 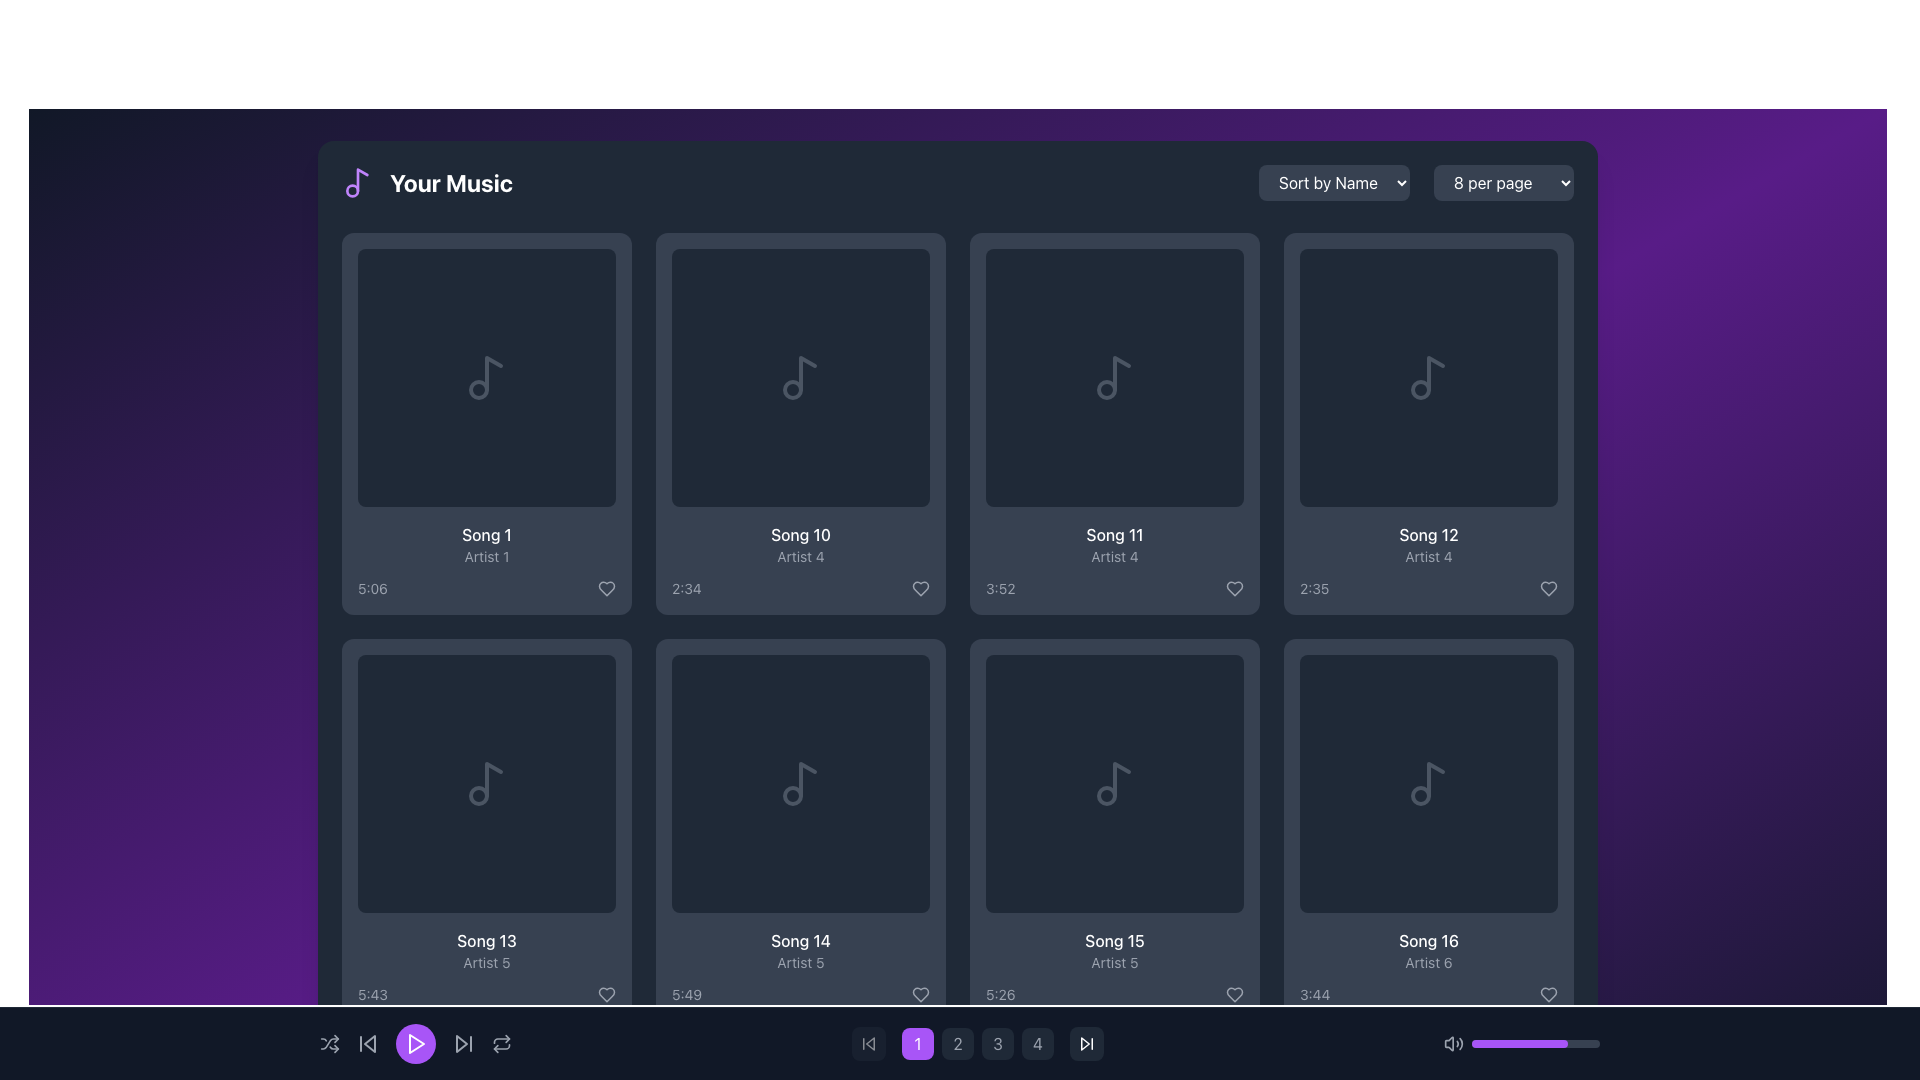 What do you see at coordinates (1113, 423) in the screenshot?
I see `the song card in the first row and third column of the grid layout` at bounding box center [1113, 423].